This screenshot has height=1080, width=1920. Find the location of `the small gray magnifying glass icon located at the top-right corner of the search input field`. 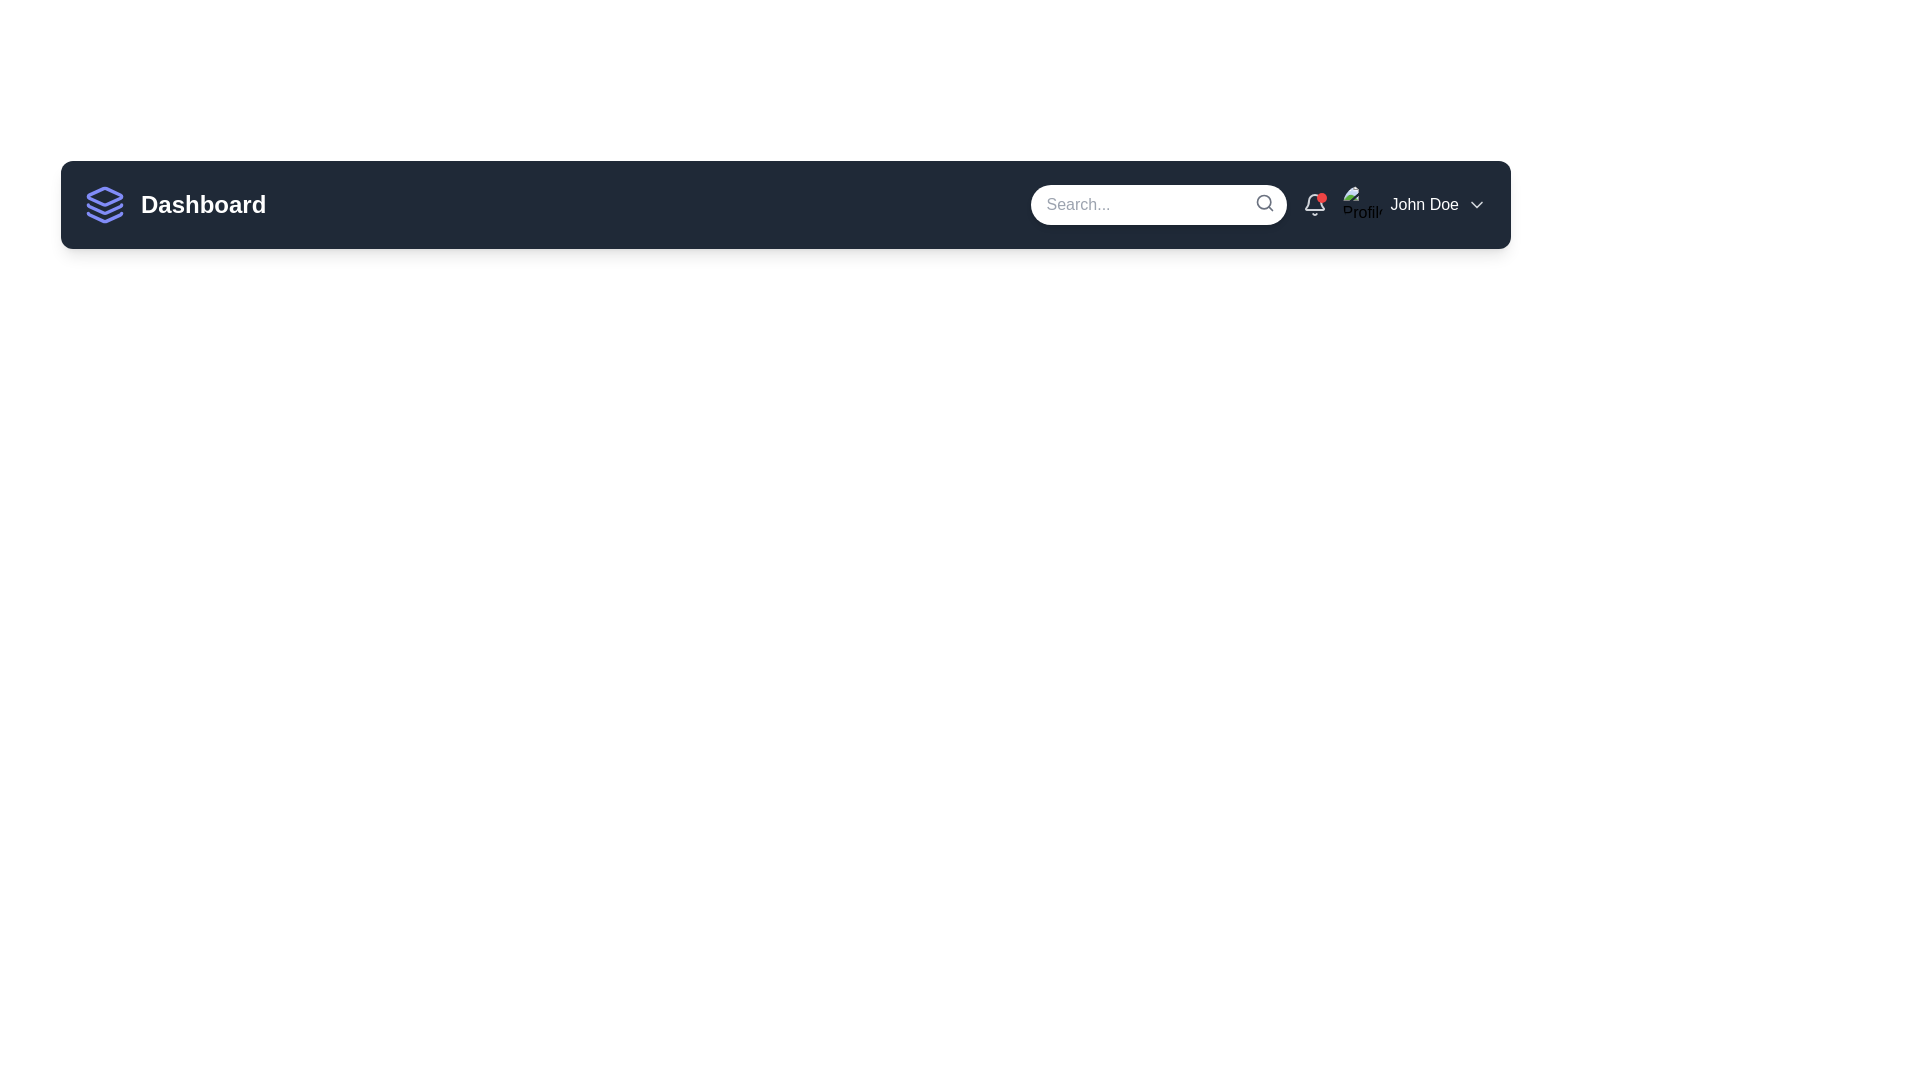

the small gray magnifying glass icon located at the top-right corner of the search input field is located at coordinates (1263, 203).